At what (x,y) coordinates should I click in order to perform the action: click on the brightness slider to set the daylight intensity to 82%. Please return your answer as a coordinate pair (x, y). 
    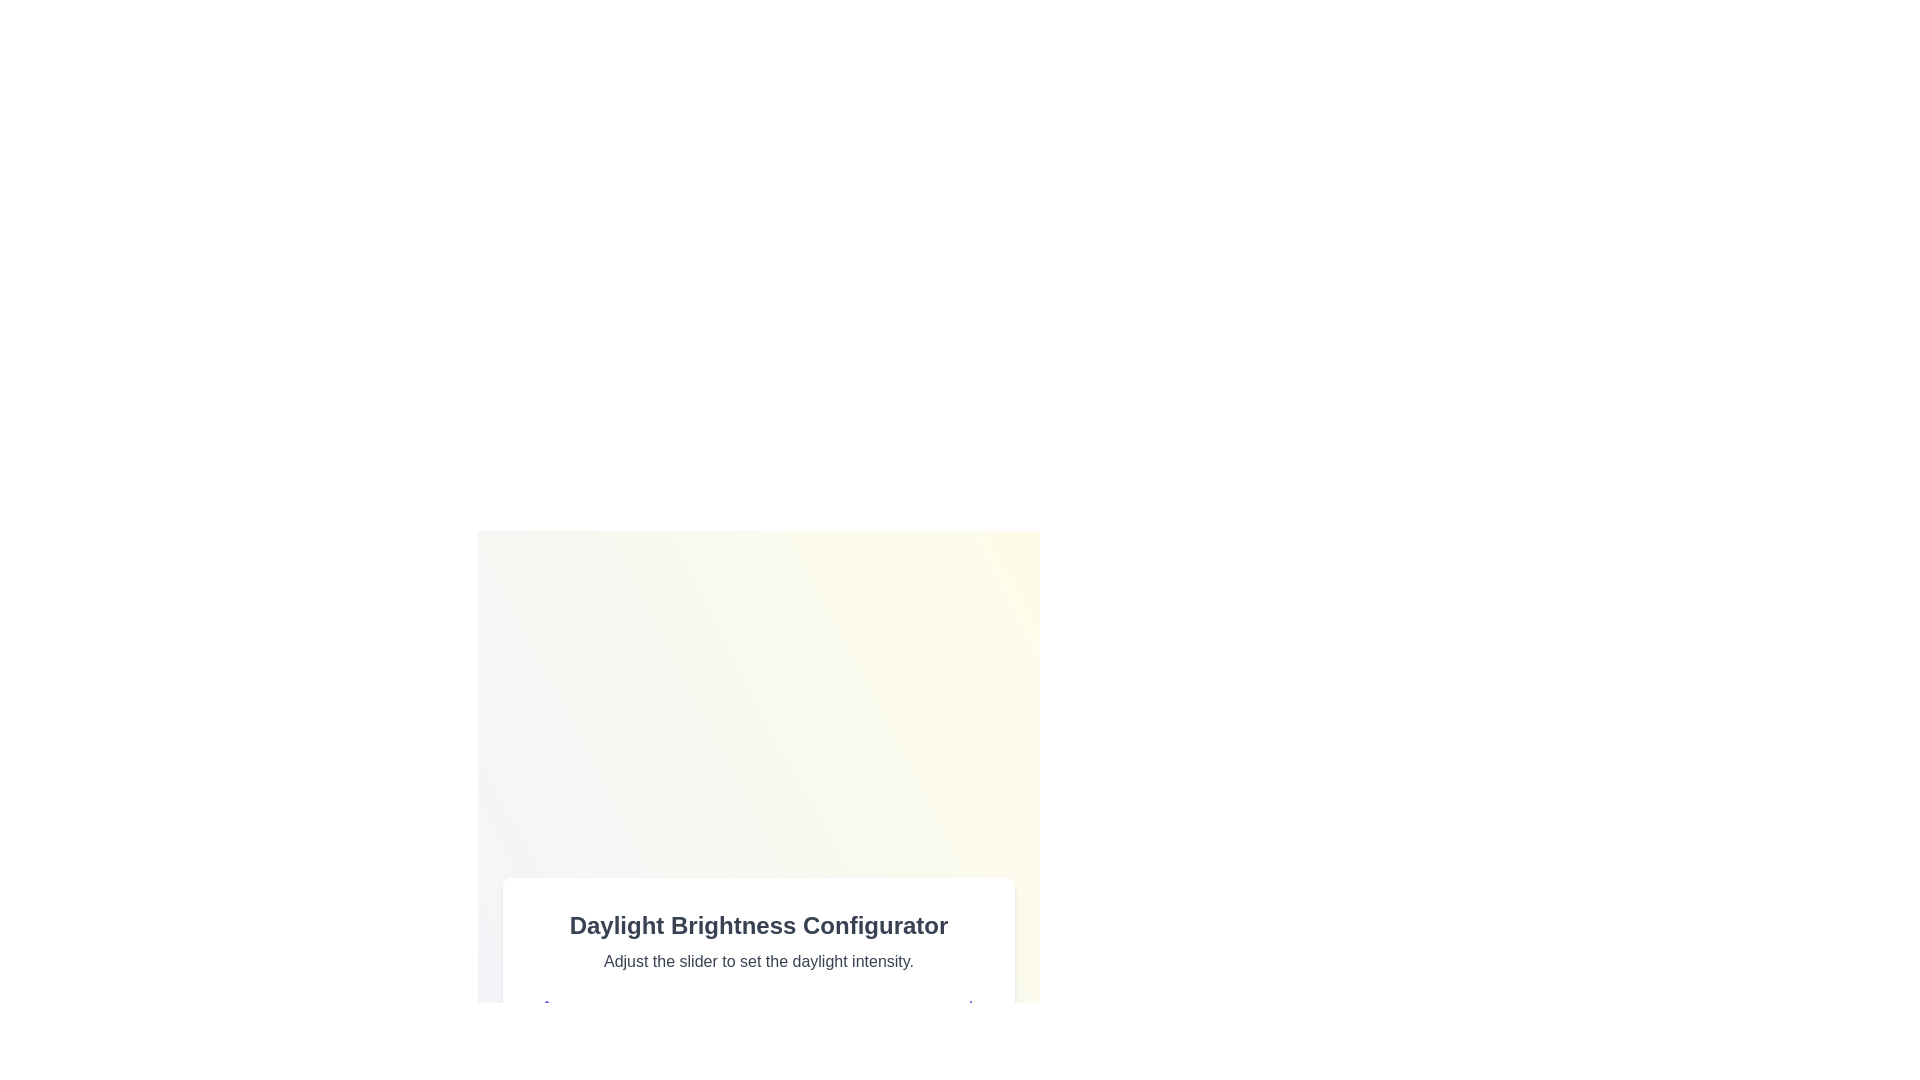
    Looking at the image, I should click on (901, 1055).